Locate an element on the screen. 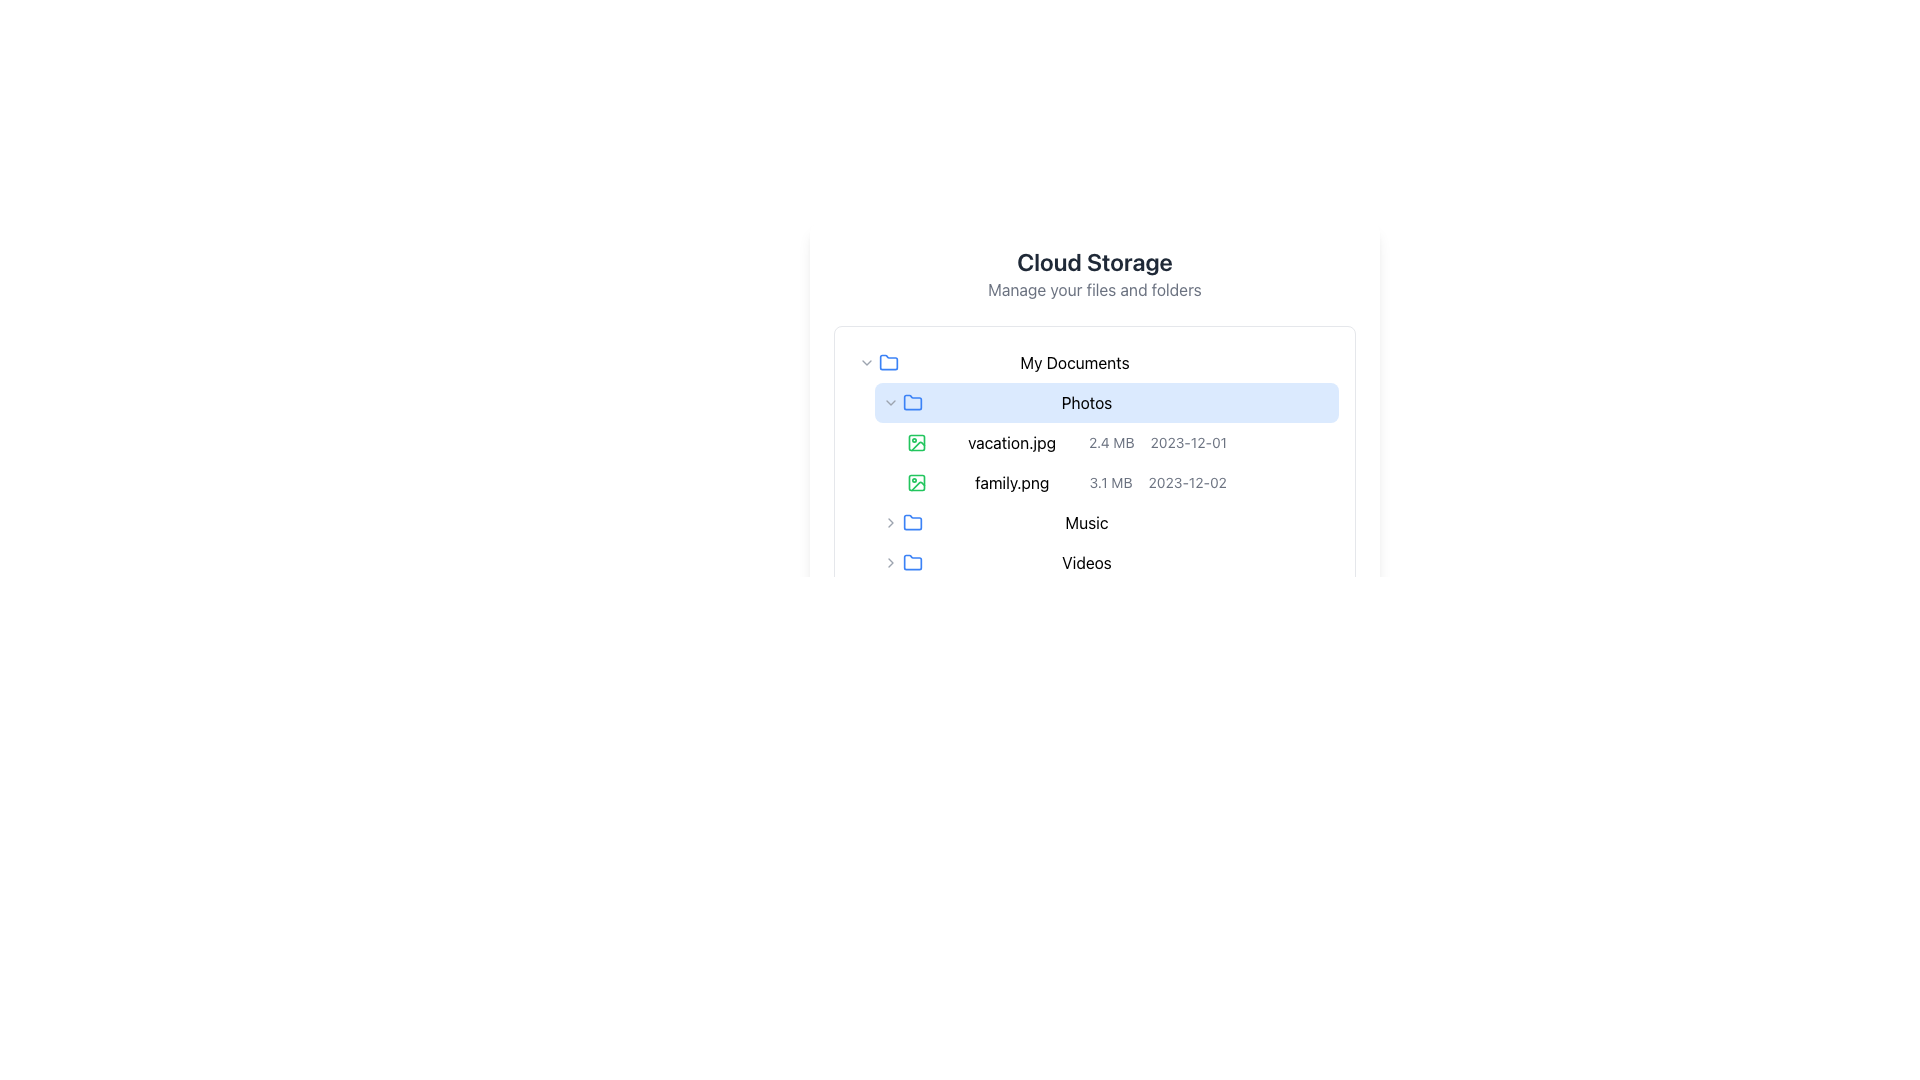  the third icon button (trash) in the file list corresponding to 'vacation.jpg' to change its color to red is located at coordinates (1299, 442).